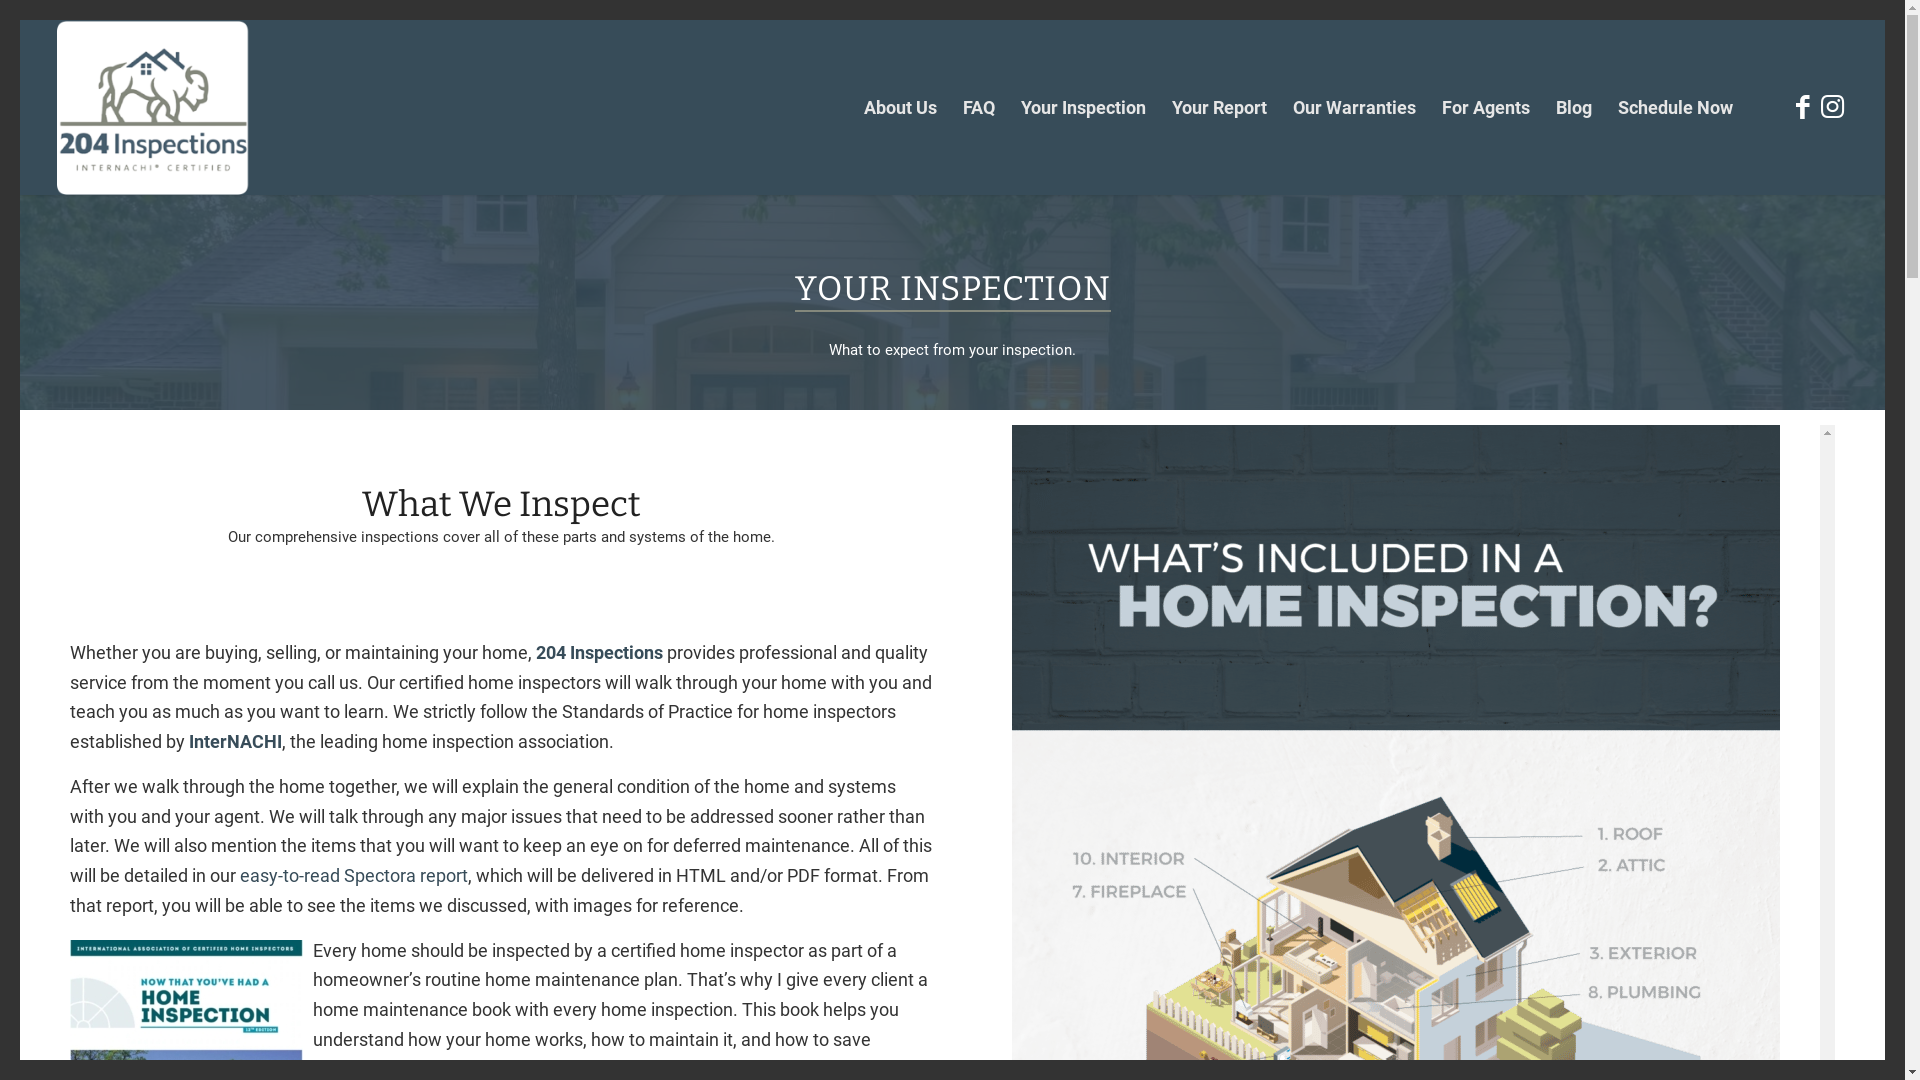  Describe the element at coordinates (1803, 107) in the screenshot. I see `'Facebook'` at that location.